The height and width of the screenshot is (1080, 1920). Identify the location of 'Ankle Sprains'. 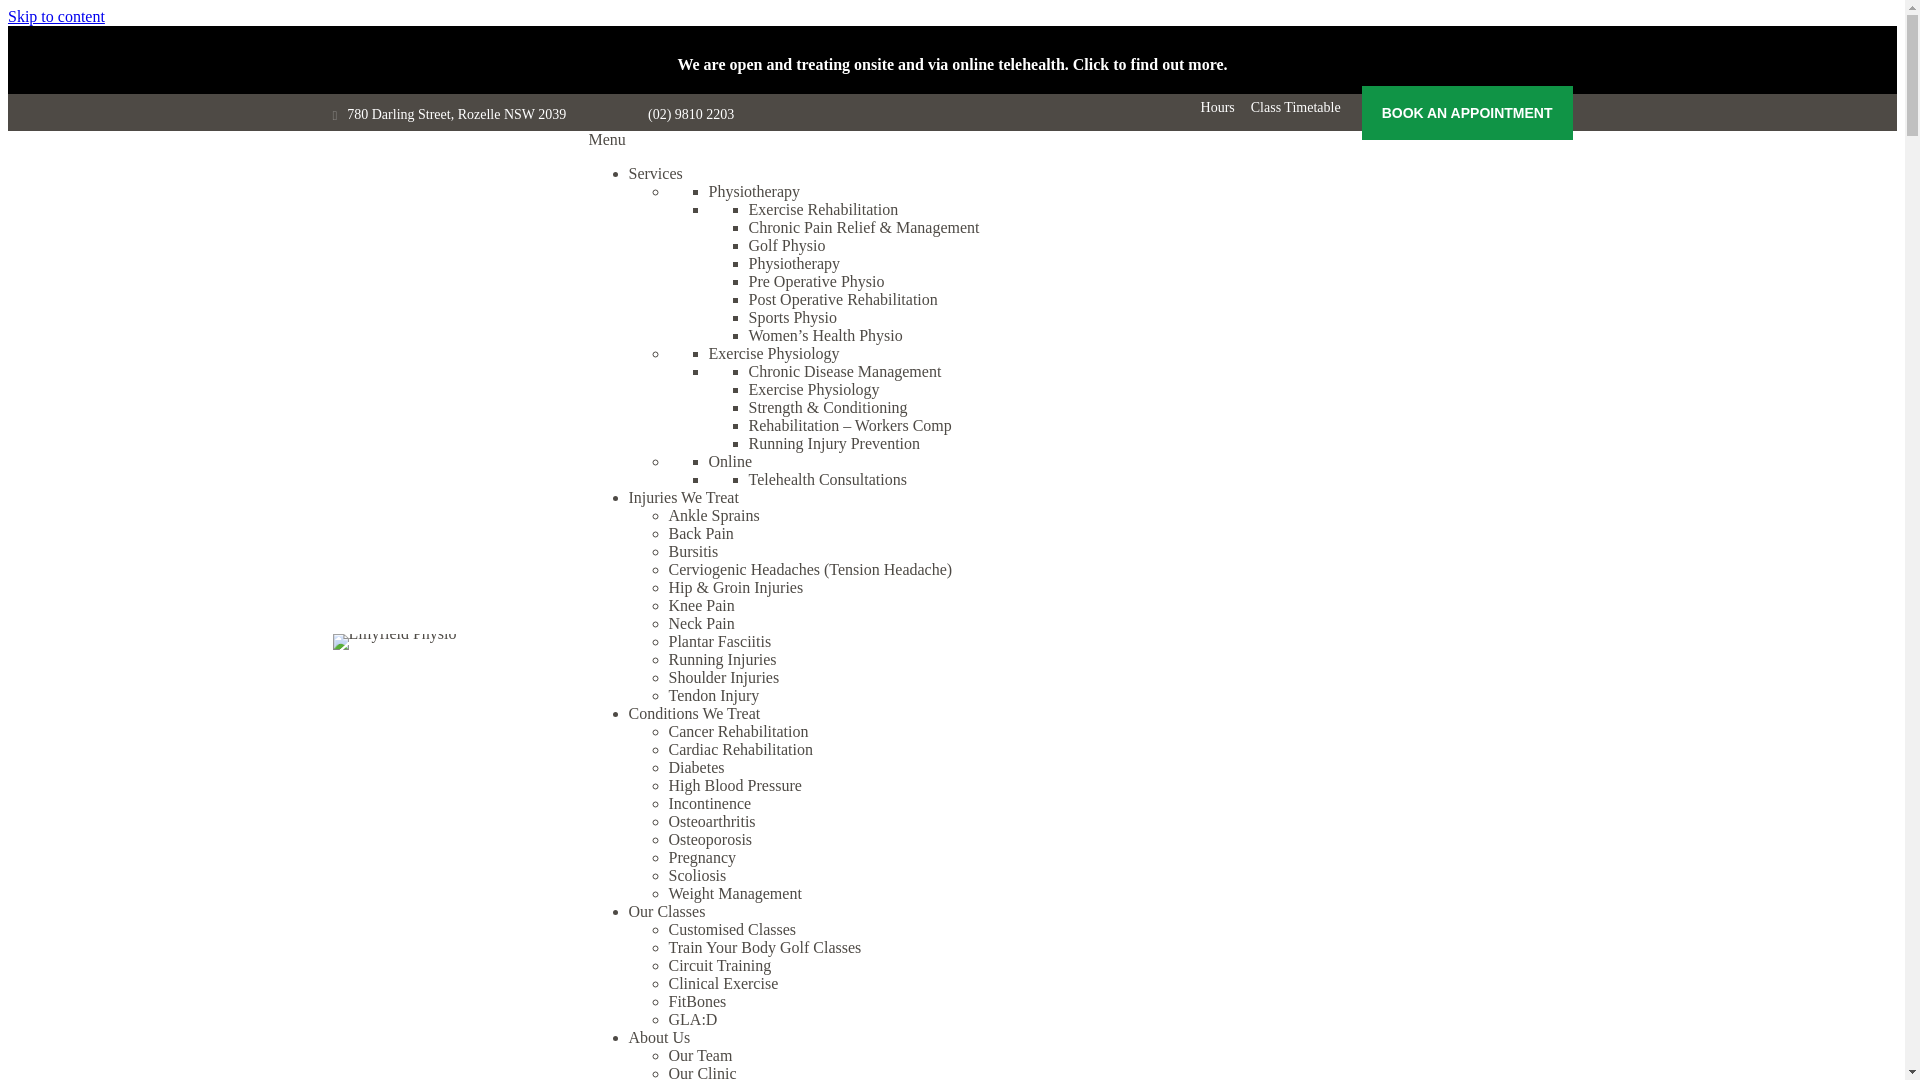
(713, 514).